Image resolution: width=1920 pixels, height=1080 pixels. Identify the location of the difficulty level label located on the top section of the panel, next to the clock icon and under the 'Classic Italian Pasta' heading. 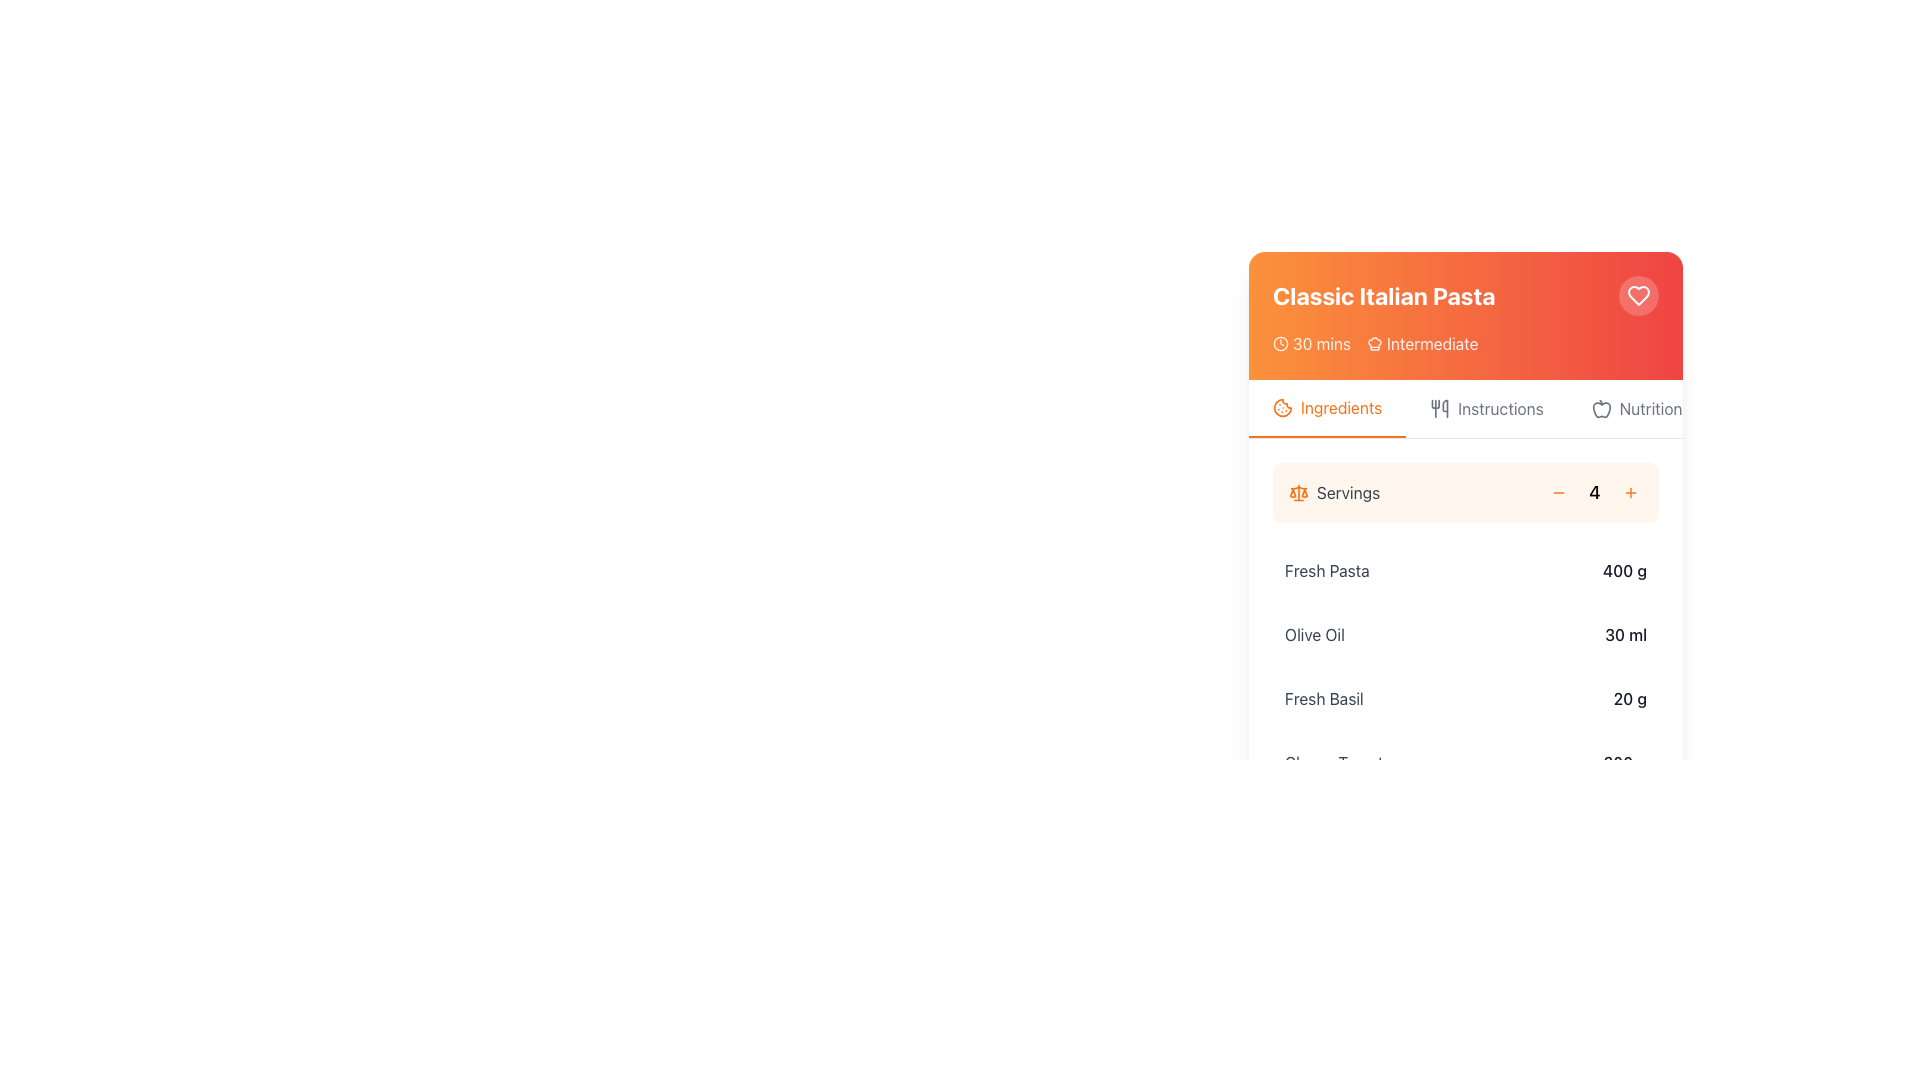
(1431, 342).